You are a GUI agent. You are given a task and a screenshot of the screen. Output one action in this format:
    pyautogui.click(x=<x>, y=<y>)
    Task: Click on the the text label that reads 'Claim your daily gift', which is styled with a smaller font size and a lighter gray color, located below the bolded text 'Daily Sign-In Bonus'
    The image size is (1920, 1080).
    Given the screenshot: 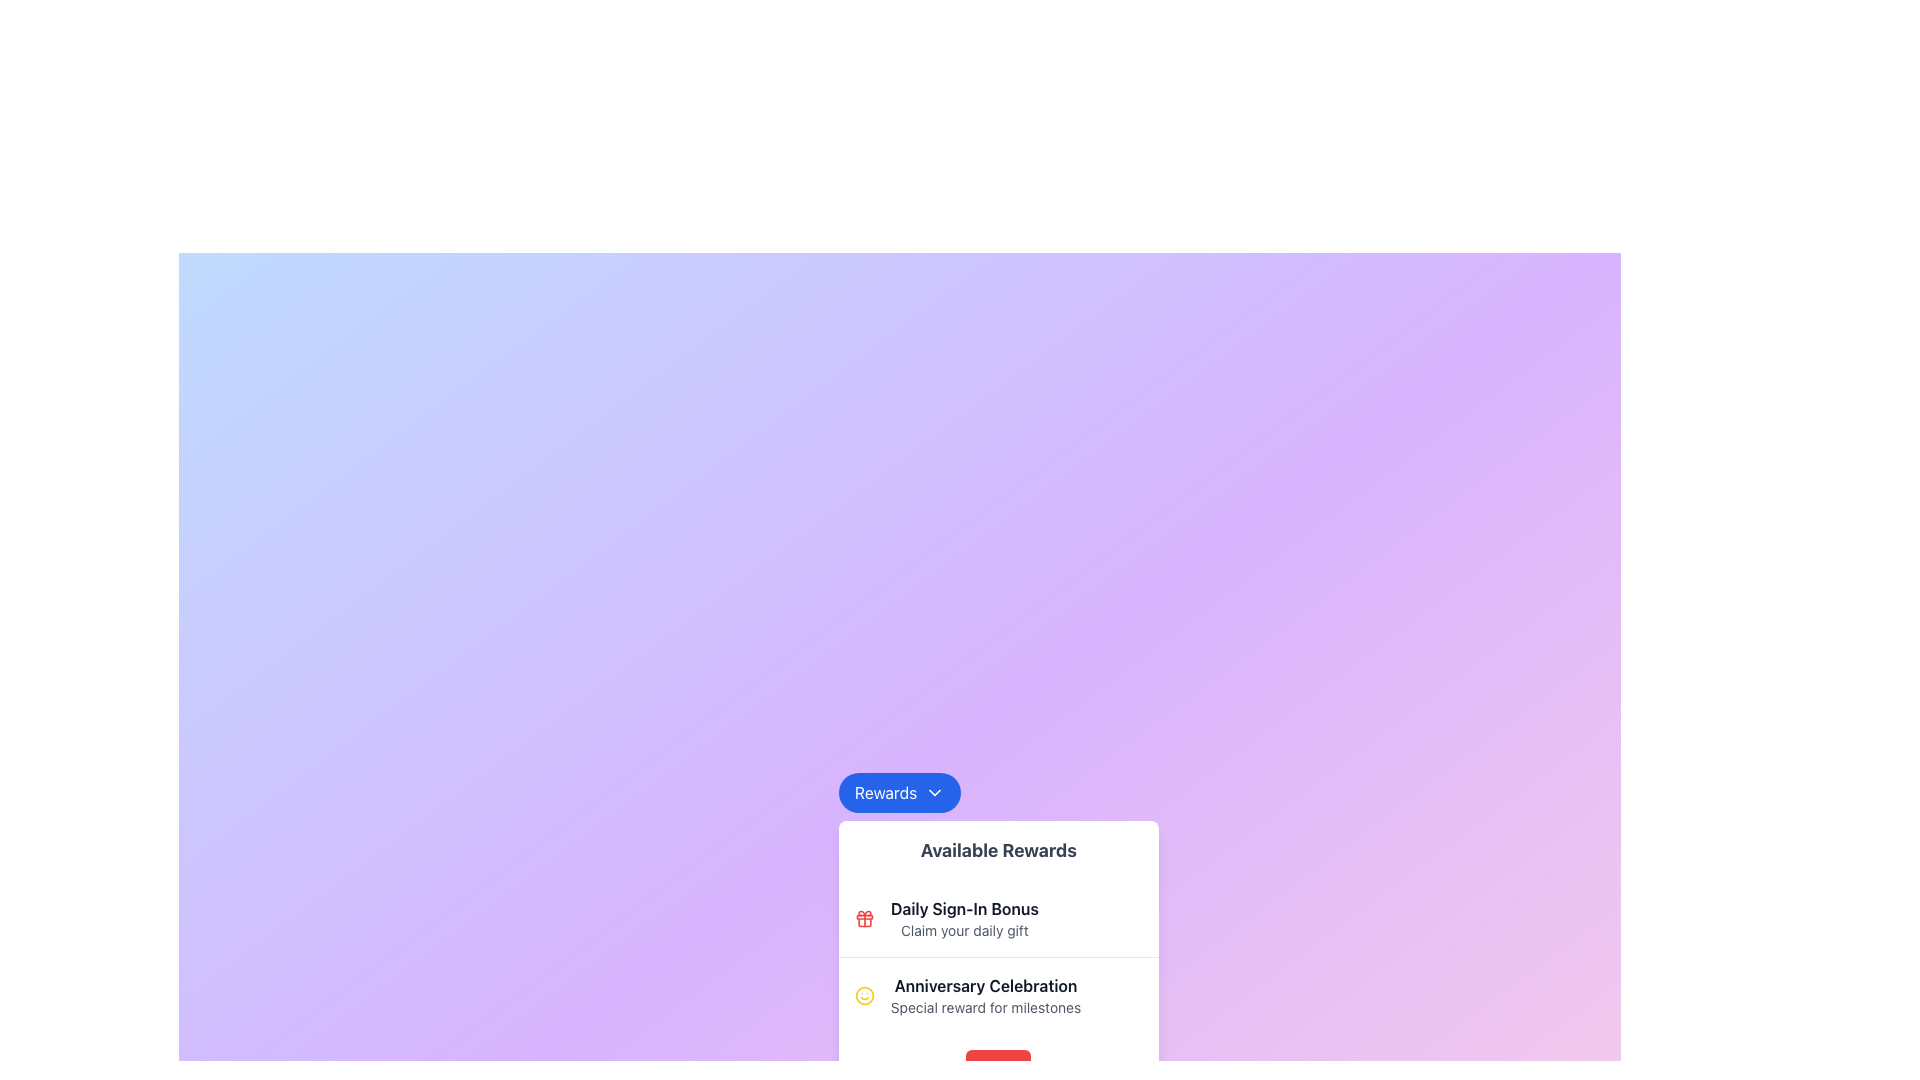 What is the action you would take?
    pyautogui.click(x=964, y=930)
    